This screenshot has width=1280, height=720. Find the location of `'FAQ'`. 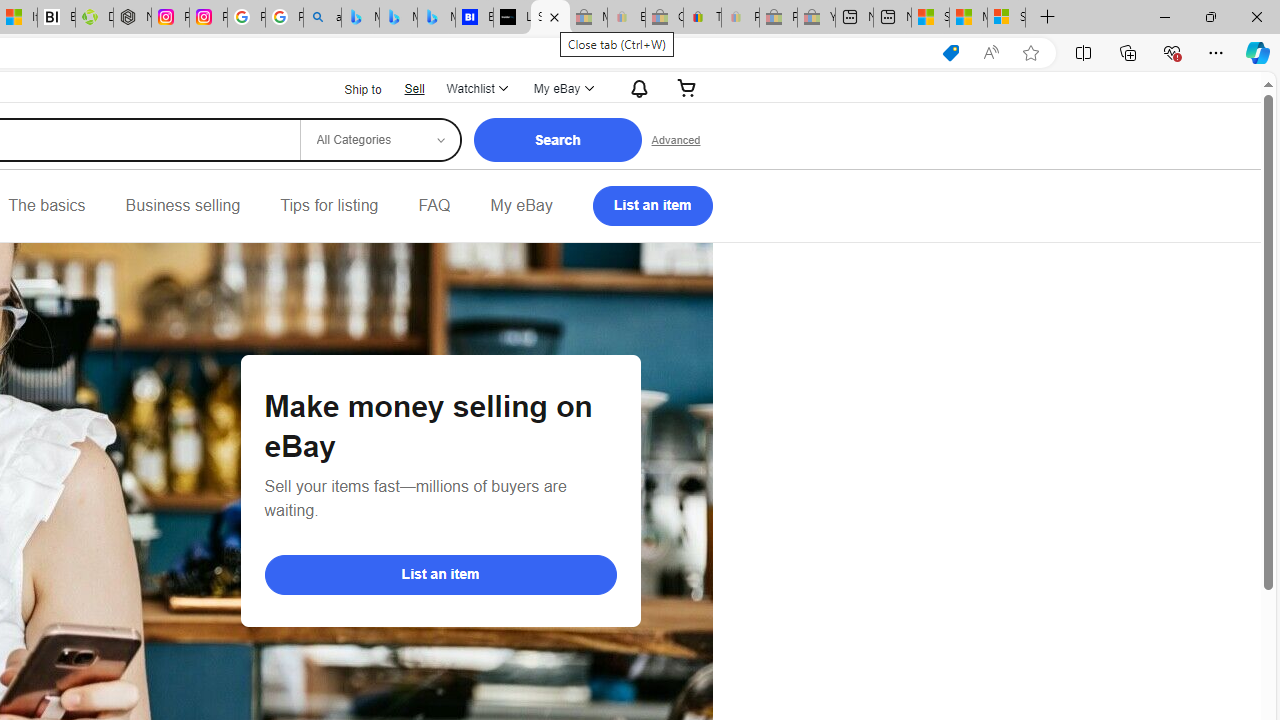

'FAQ' is located at coordinates (433, 205).